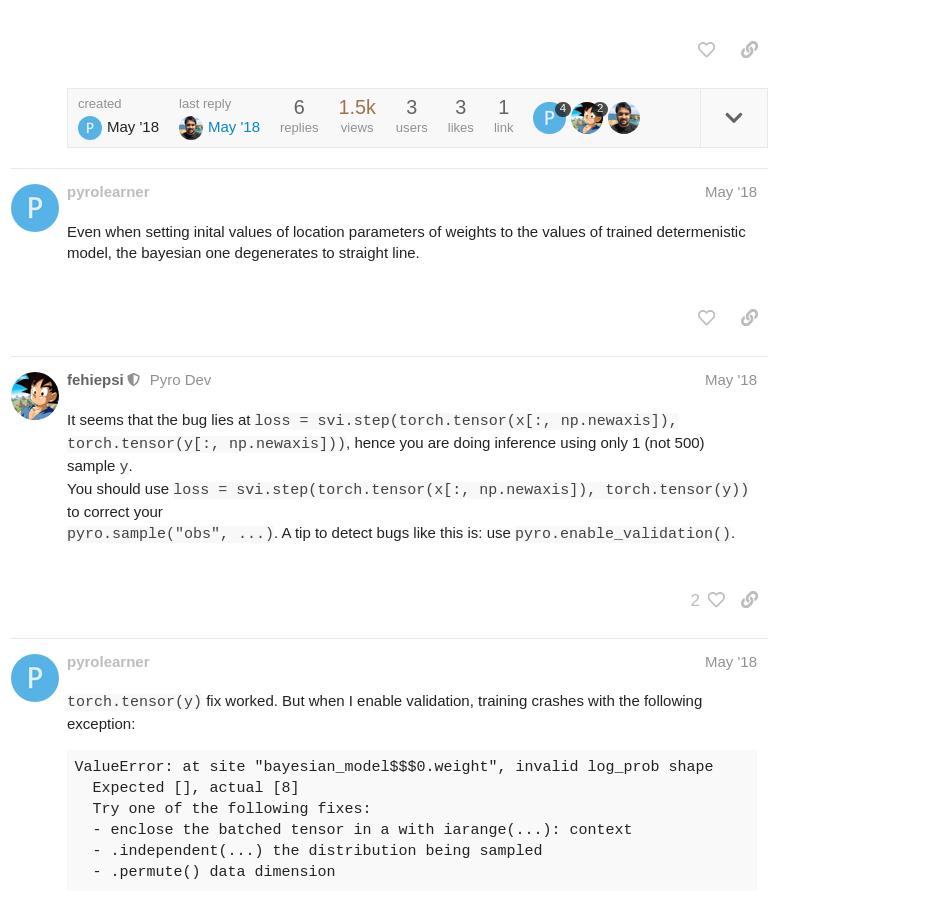 This screenshot has height=902, width=950. What do you see at coordinates (77, 102) in the screenshot?
I see `'created'` at bounding box center [77, 102].